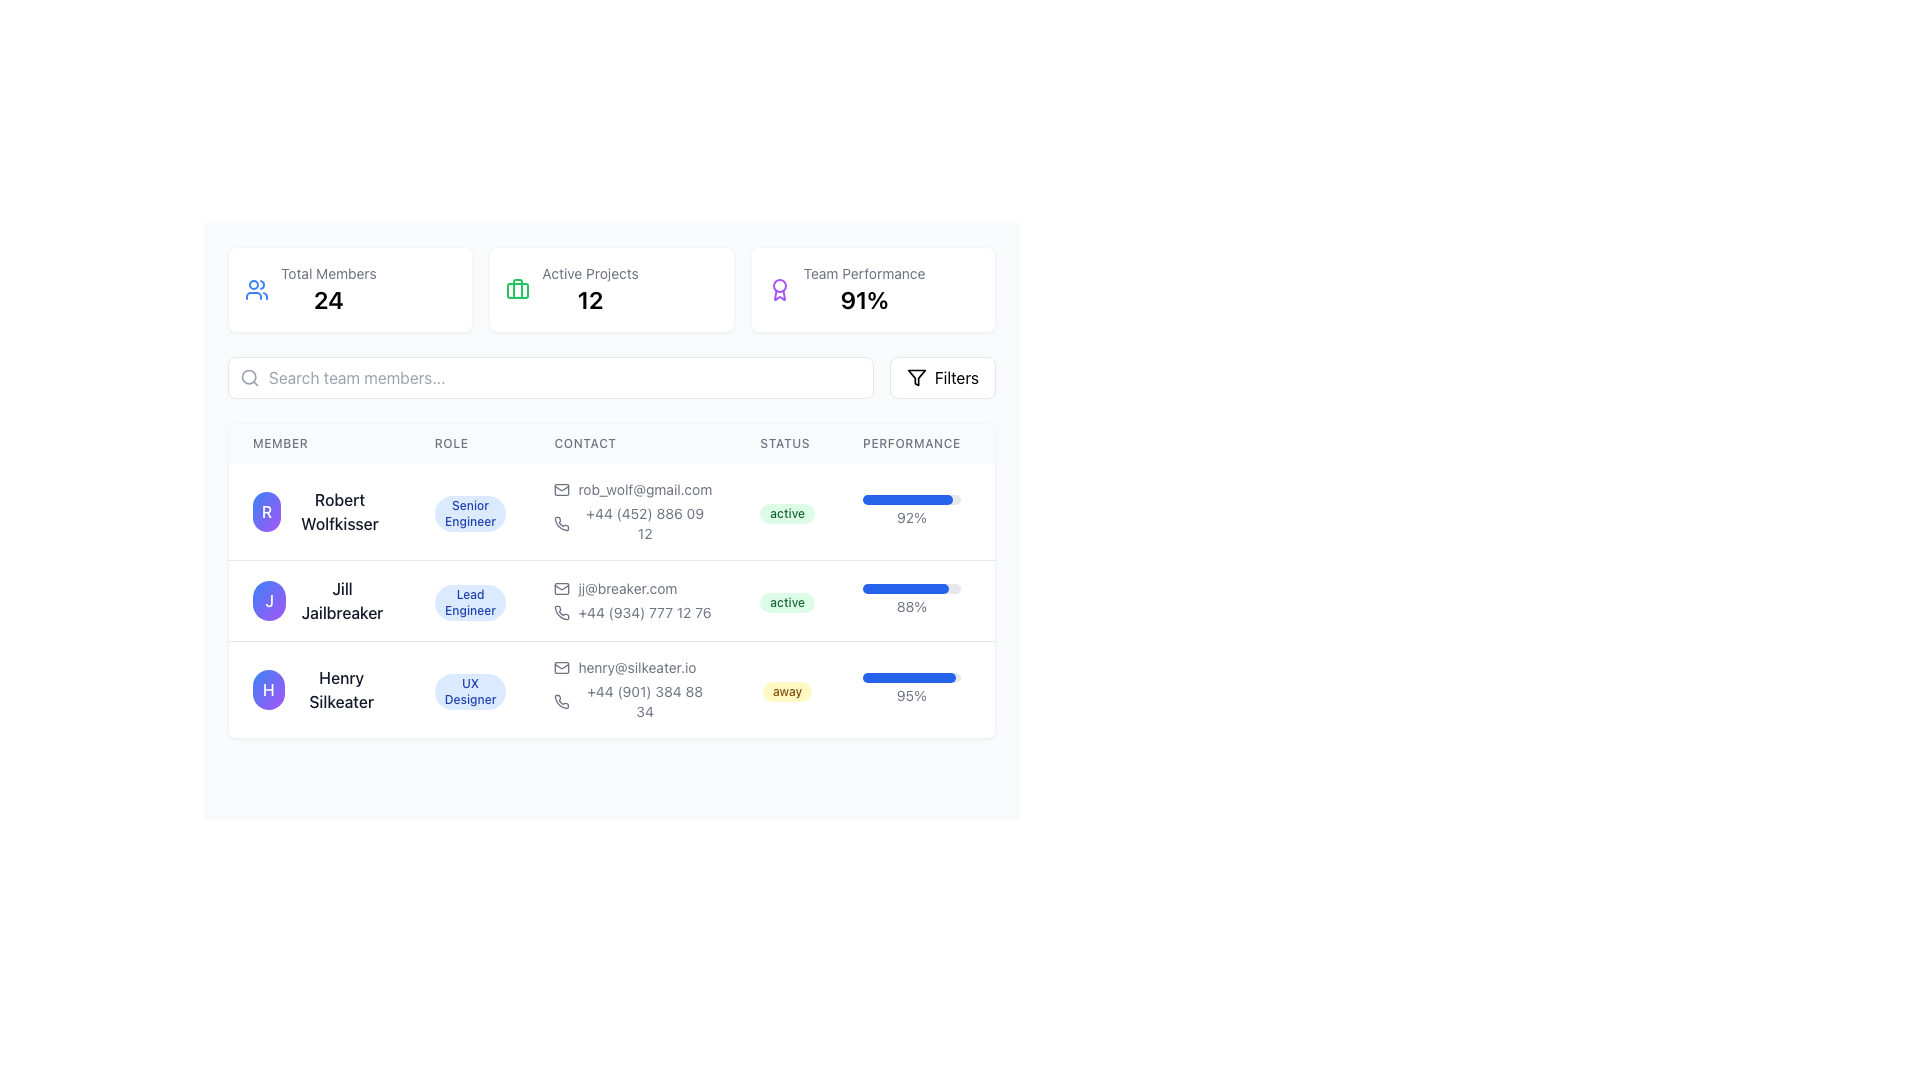  Describe the element at coordinates (318, 600) in the screenshot. I see `the text label with the avatar icon for the team member, located in the second row of the member list` at that location.